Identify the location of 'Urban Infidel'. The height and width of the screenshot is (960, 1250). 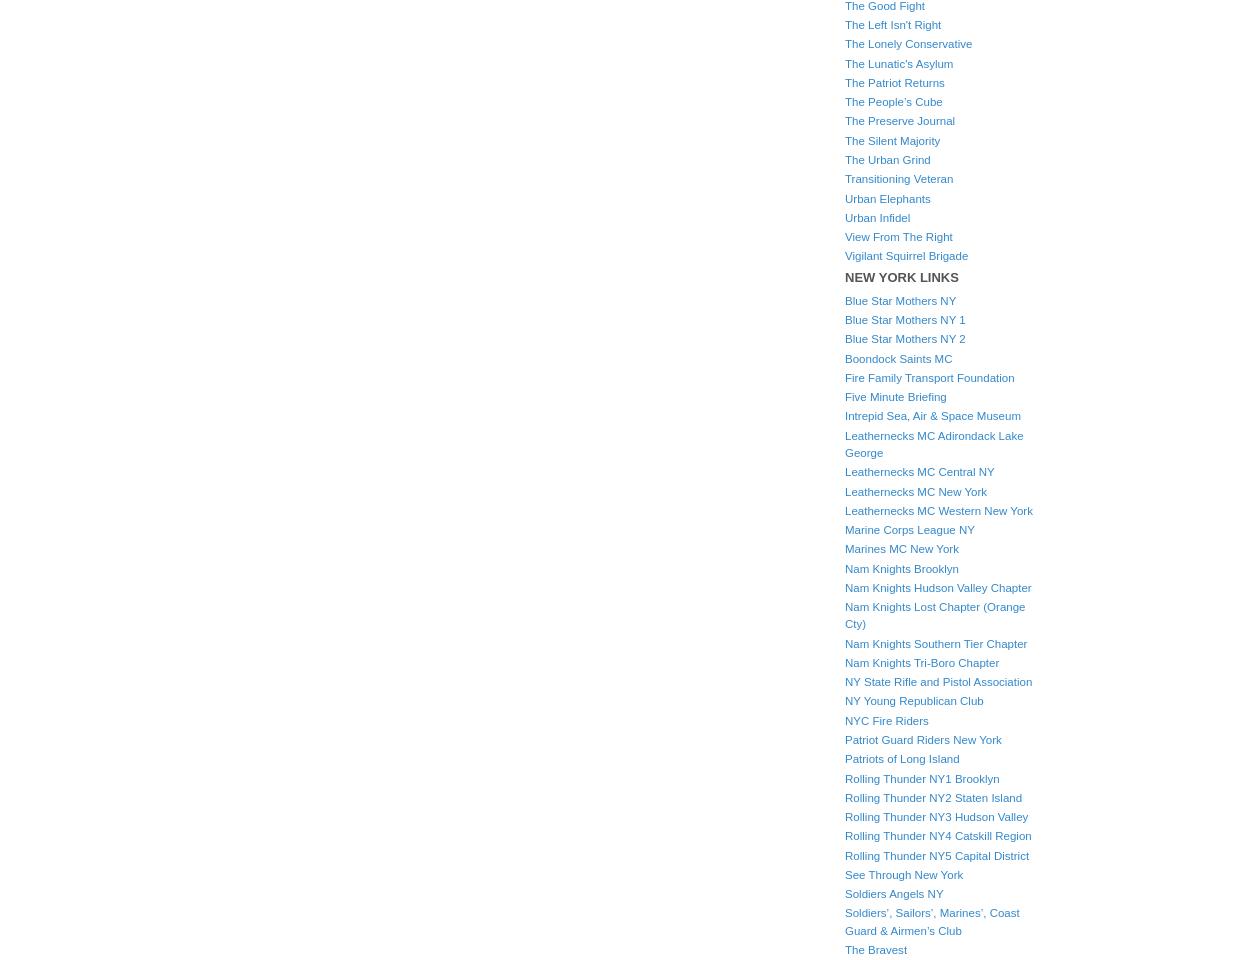
(844, 216).